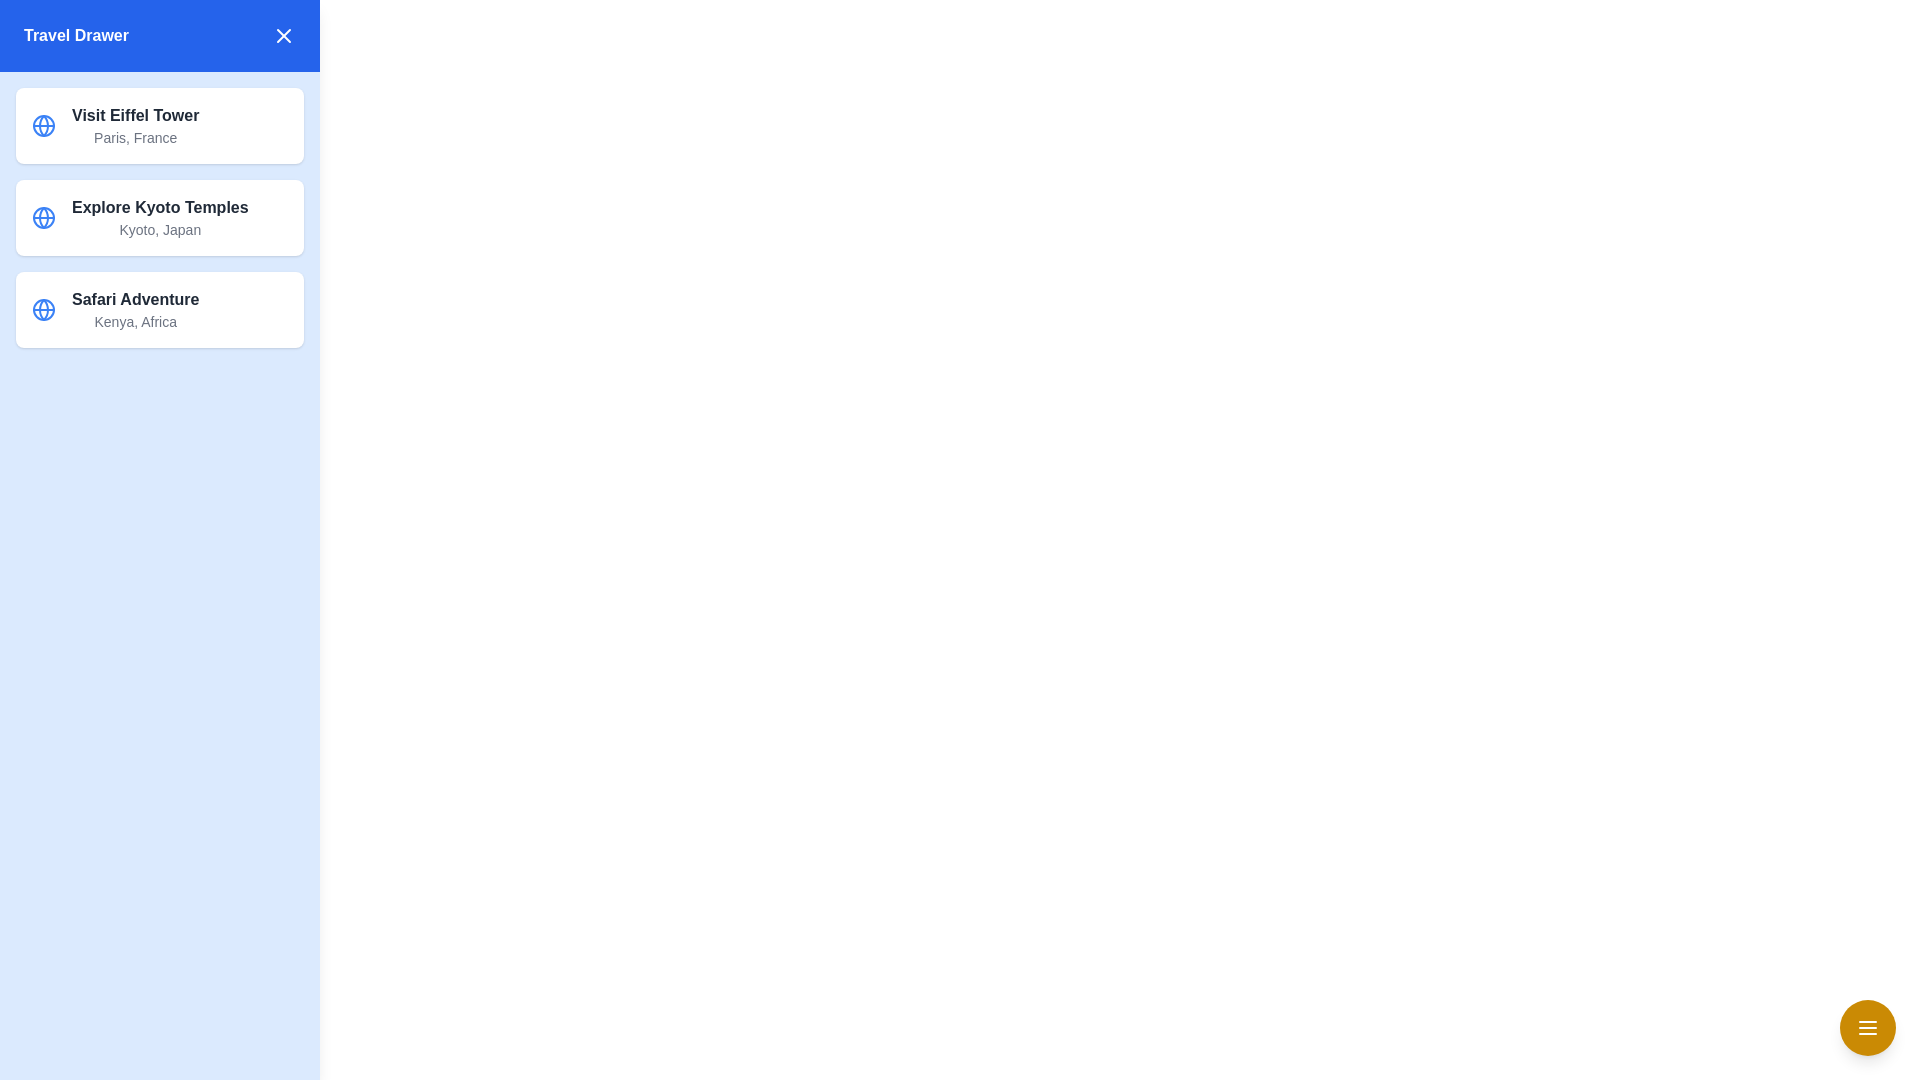  What do you see at coordinates (134, 126) in the screenshot?
I see `the text block displaying the name and location of a travel destination in the topmost card of the travel options list under the 'Travel Drawer' header` at bounding box center [134, 126].